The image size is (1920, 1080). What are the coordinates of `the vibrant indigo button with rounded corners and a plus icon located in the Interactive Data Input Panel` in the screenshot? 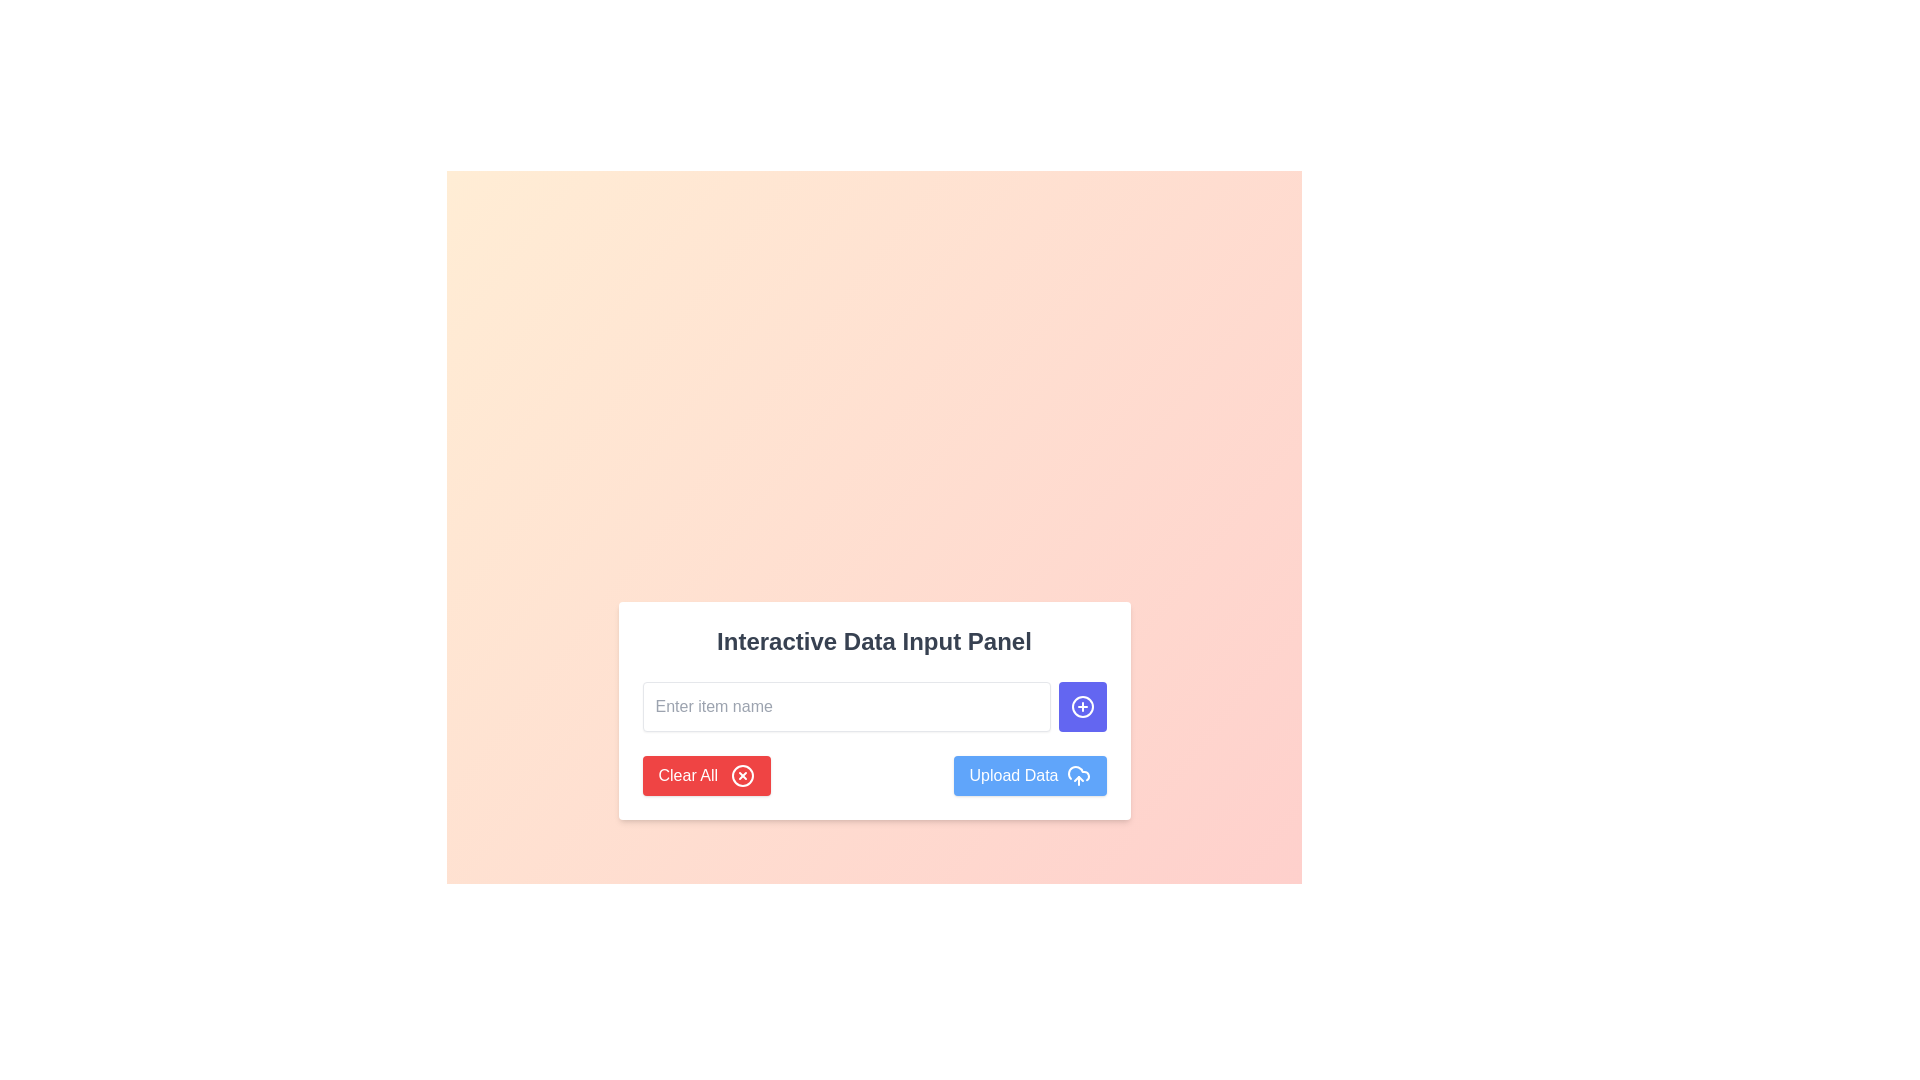 It's located at (1081, 705).